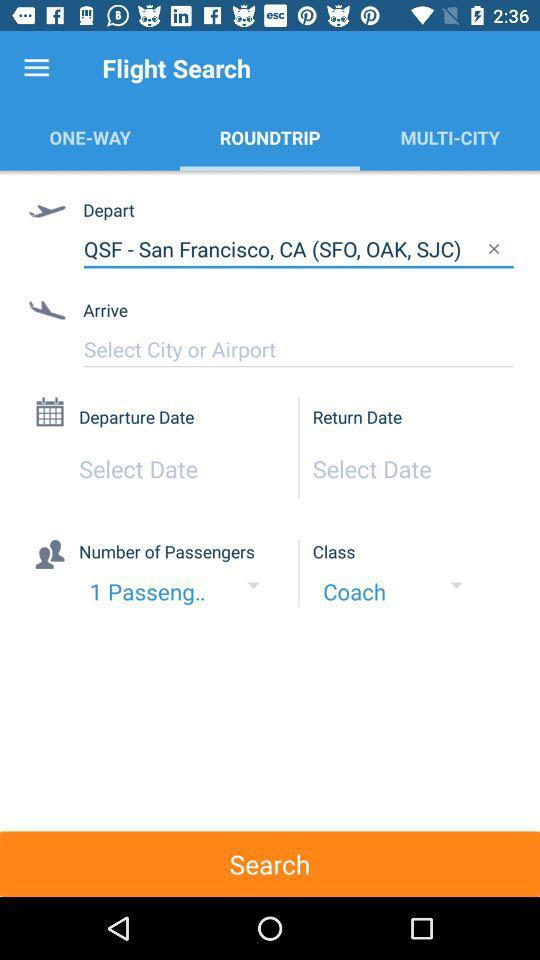  I want to click on item below the arrive item, so click(297, 349).